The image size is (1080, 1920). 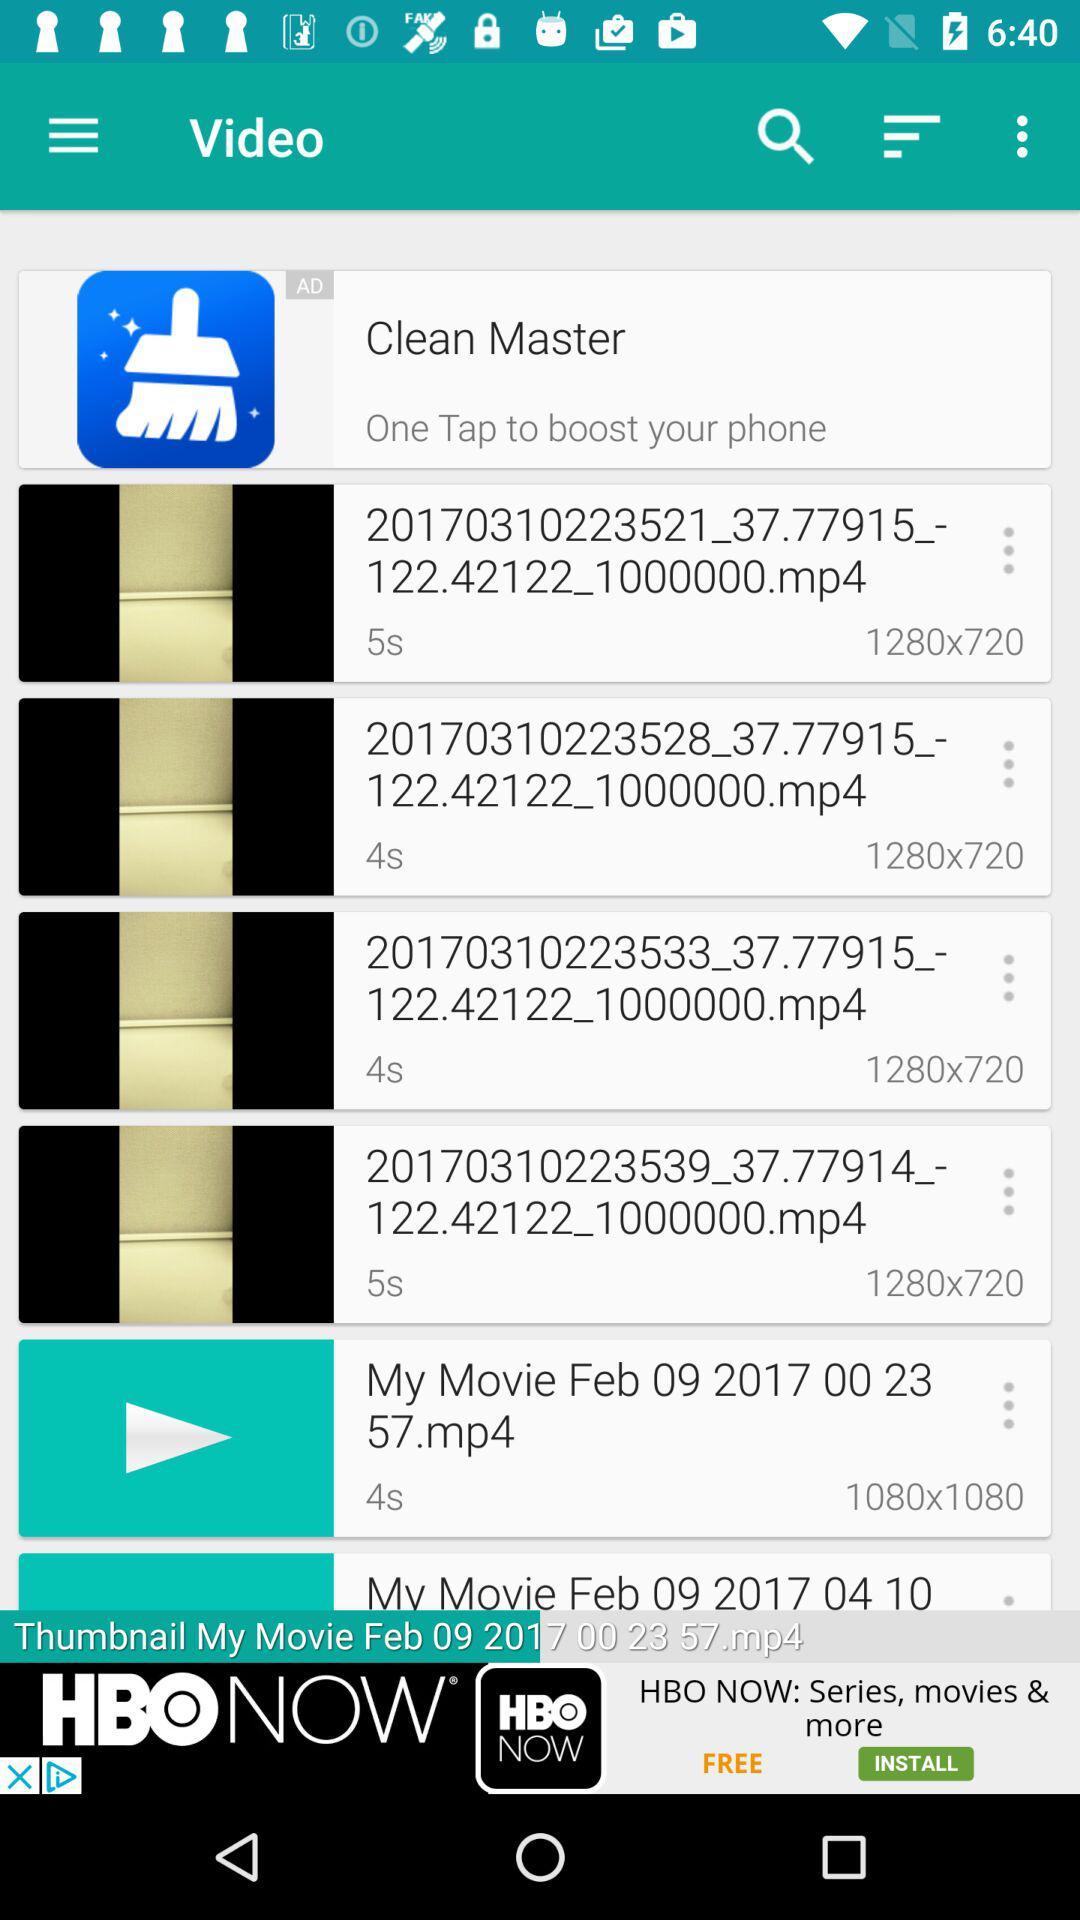 I want to click on the image which is below clean master logo, so click(x=175, y=582).